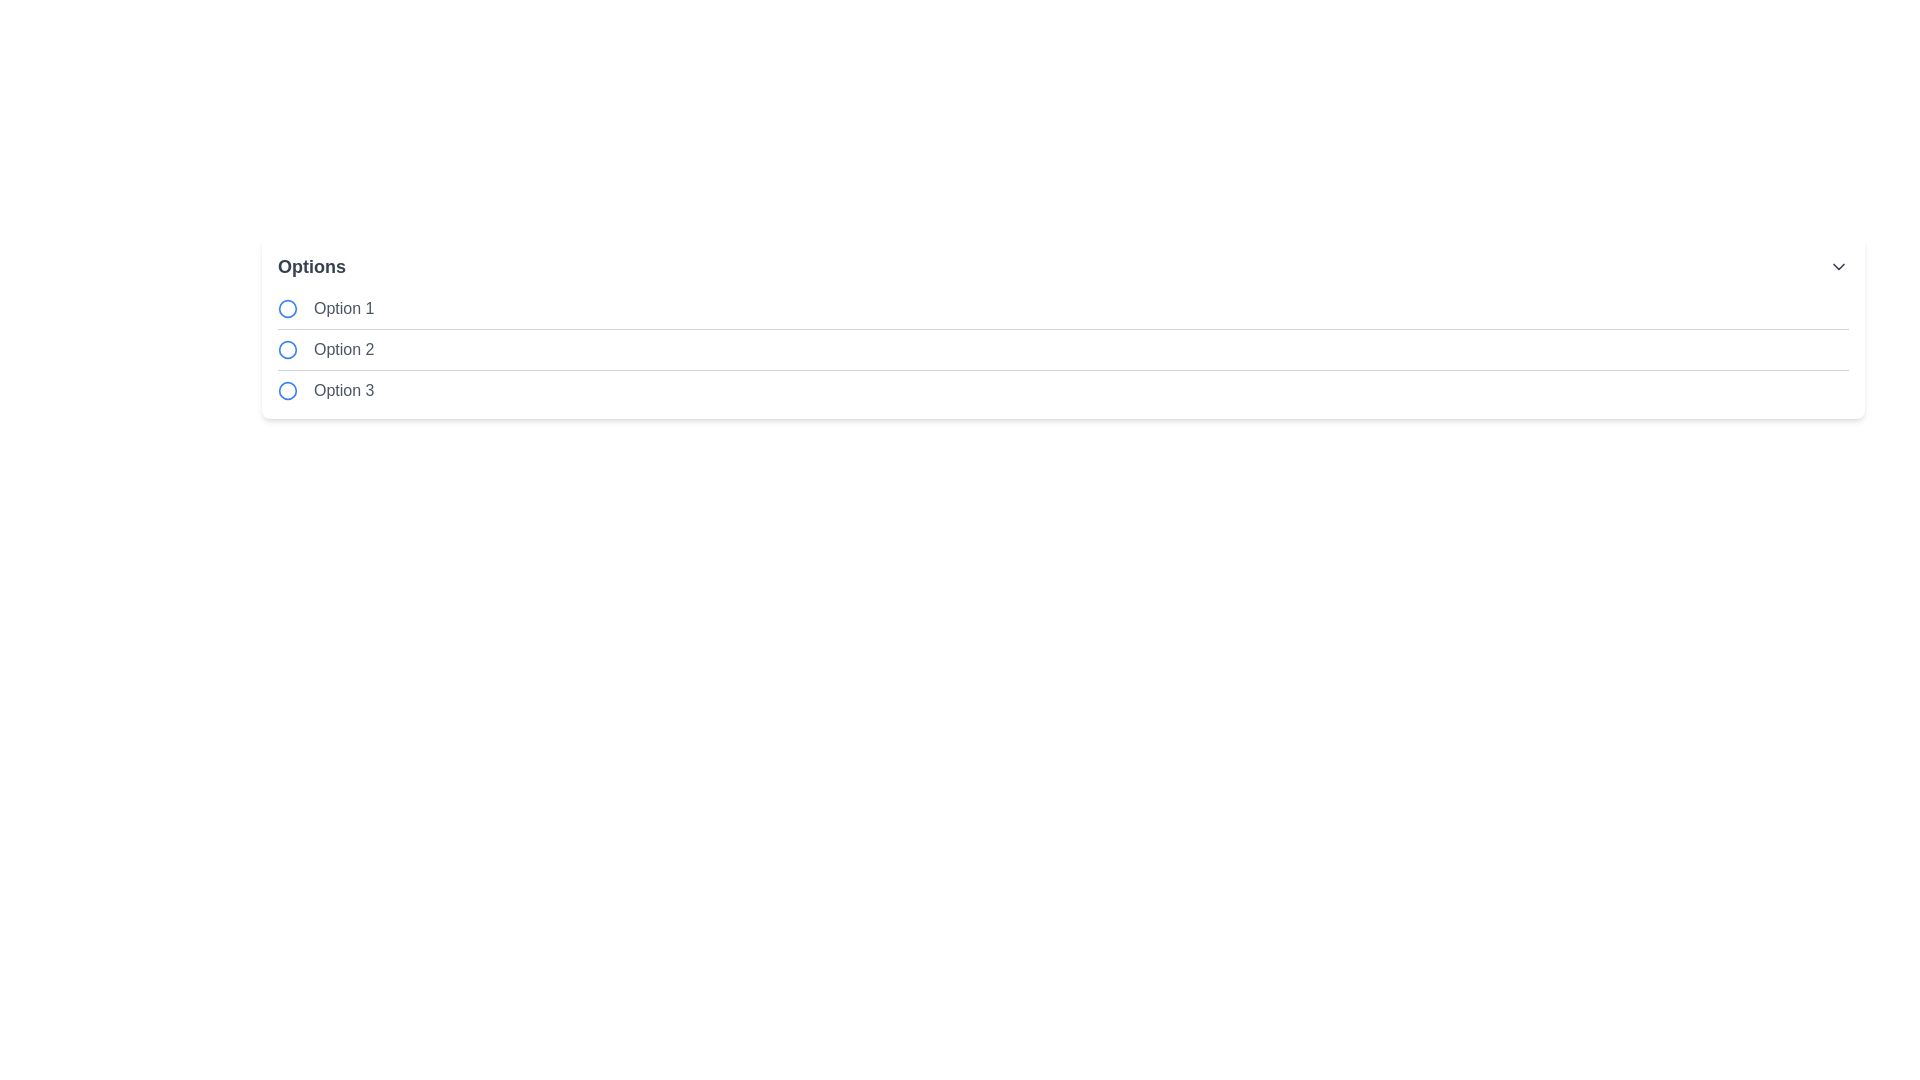 Image resolution: width=1920 pixels, height=1080 pixels. Describe the element at coordinates (1062, 370) in the screenshot. I see `the third horizontal separator line that visually divides the options between 'Option 2' and 'Option 3'` at that location.